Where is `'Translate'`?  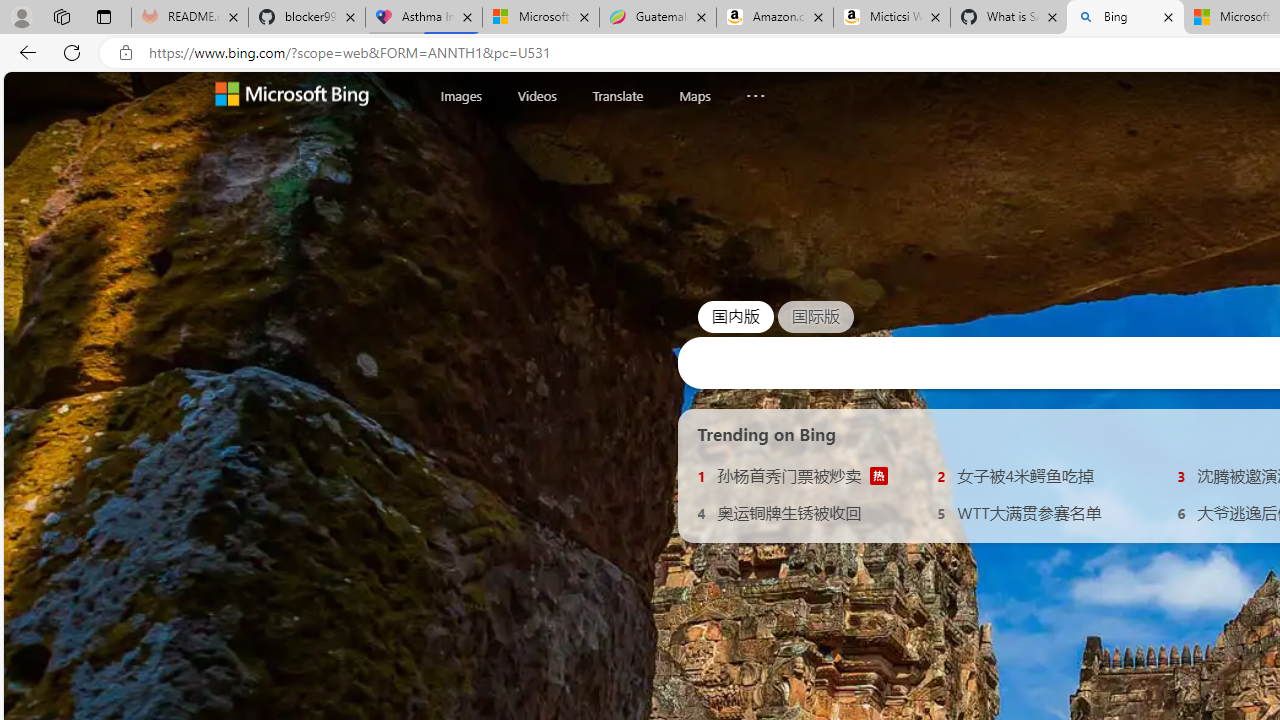 'Translate' is located at coordinates (616, 95).